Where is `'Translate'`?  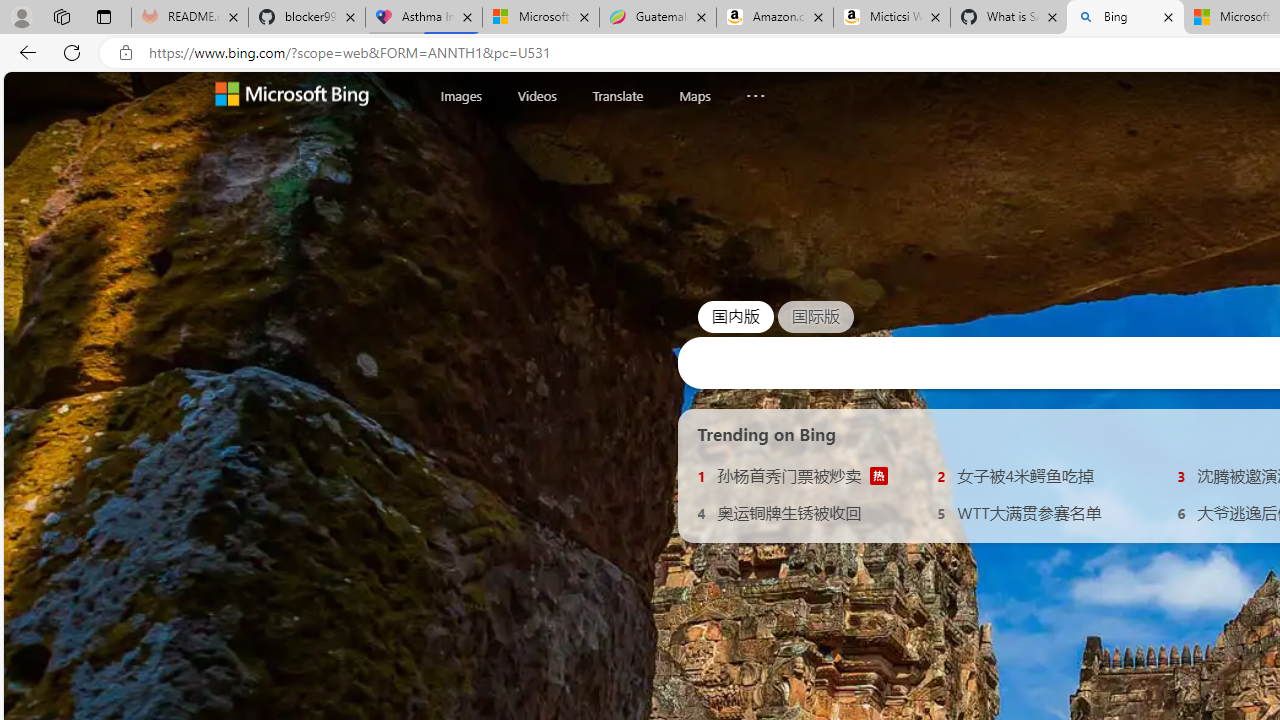 'Translate' is located at coordinates (616, 95).